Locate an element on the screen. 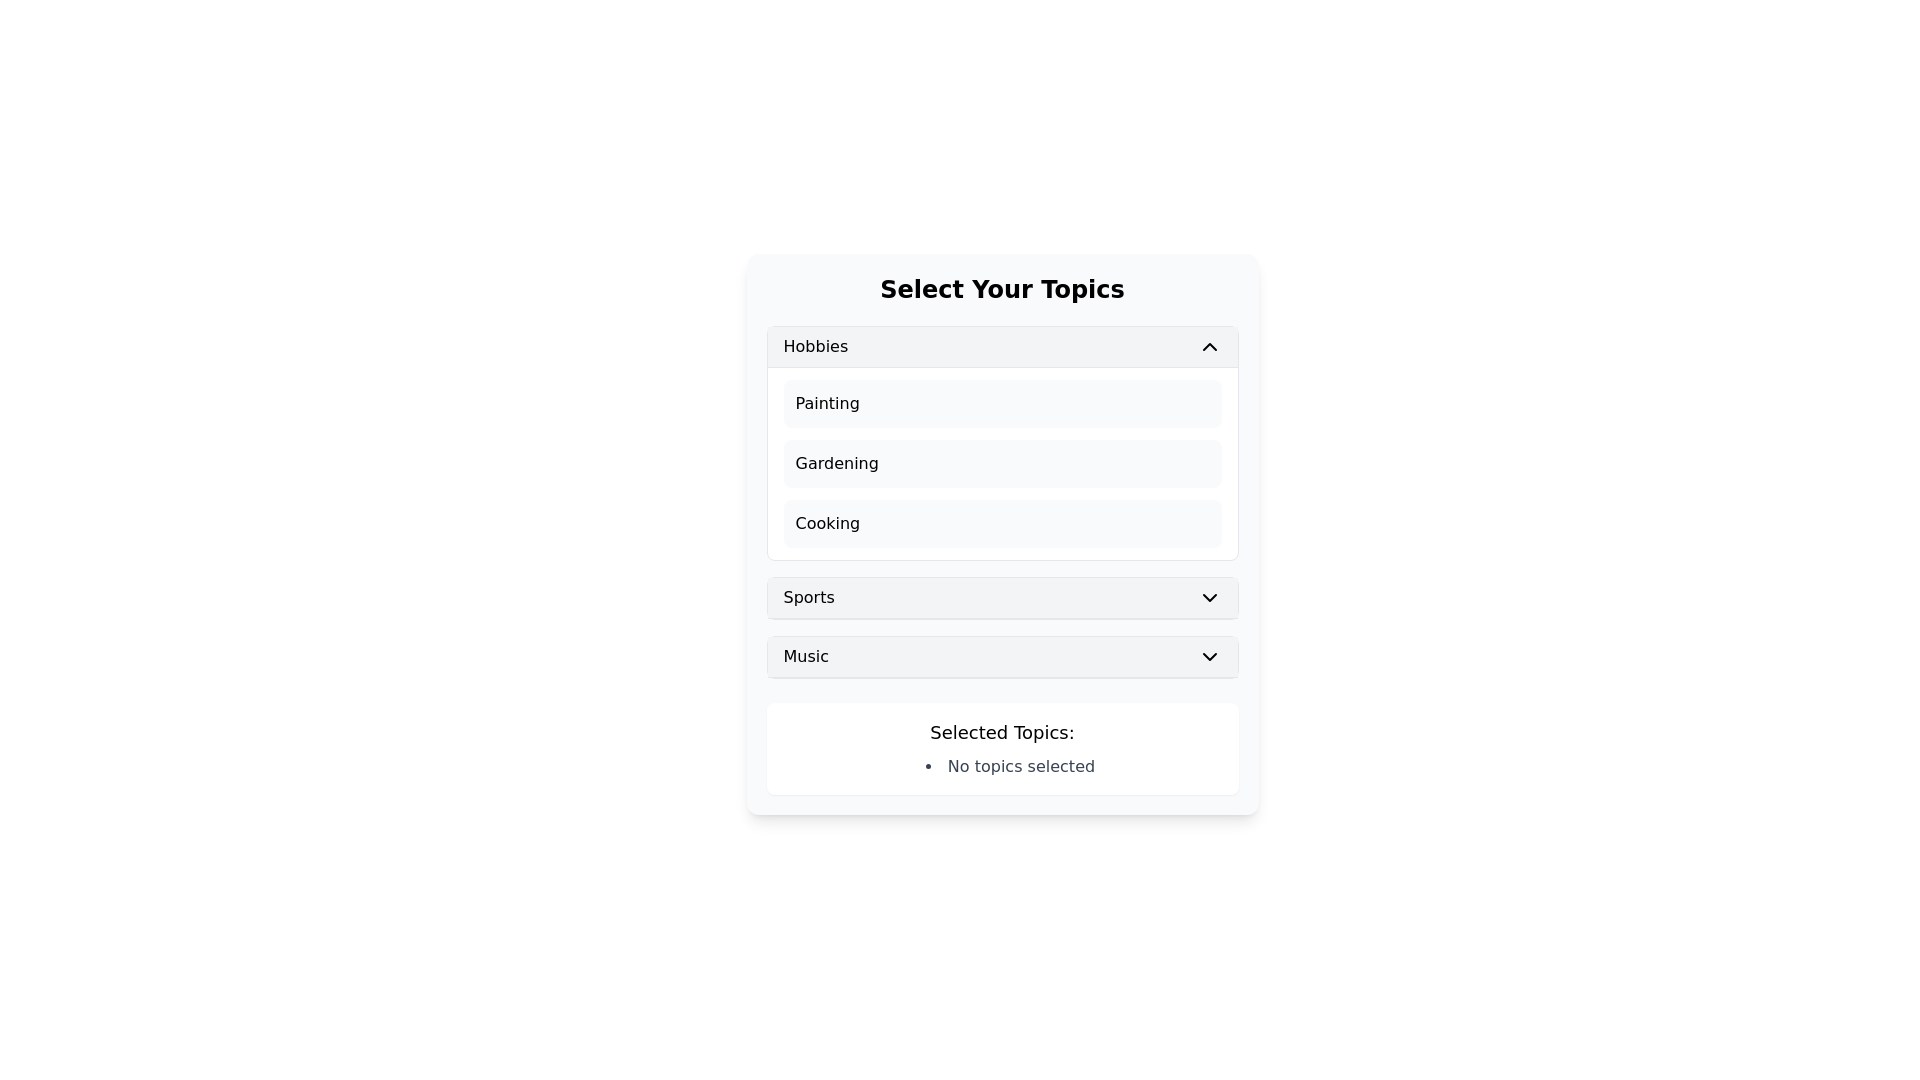 The height and width of the screenshot is (1080, 1920). keyboard navigation is located at coordinates (1002, 523).